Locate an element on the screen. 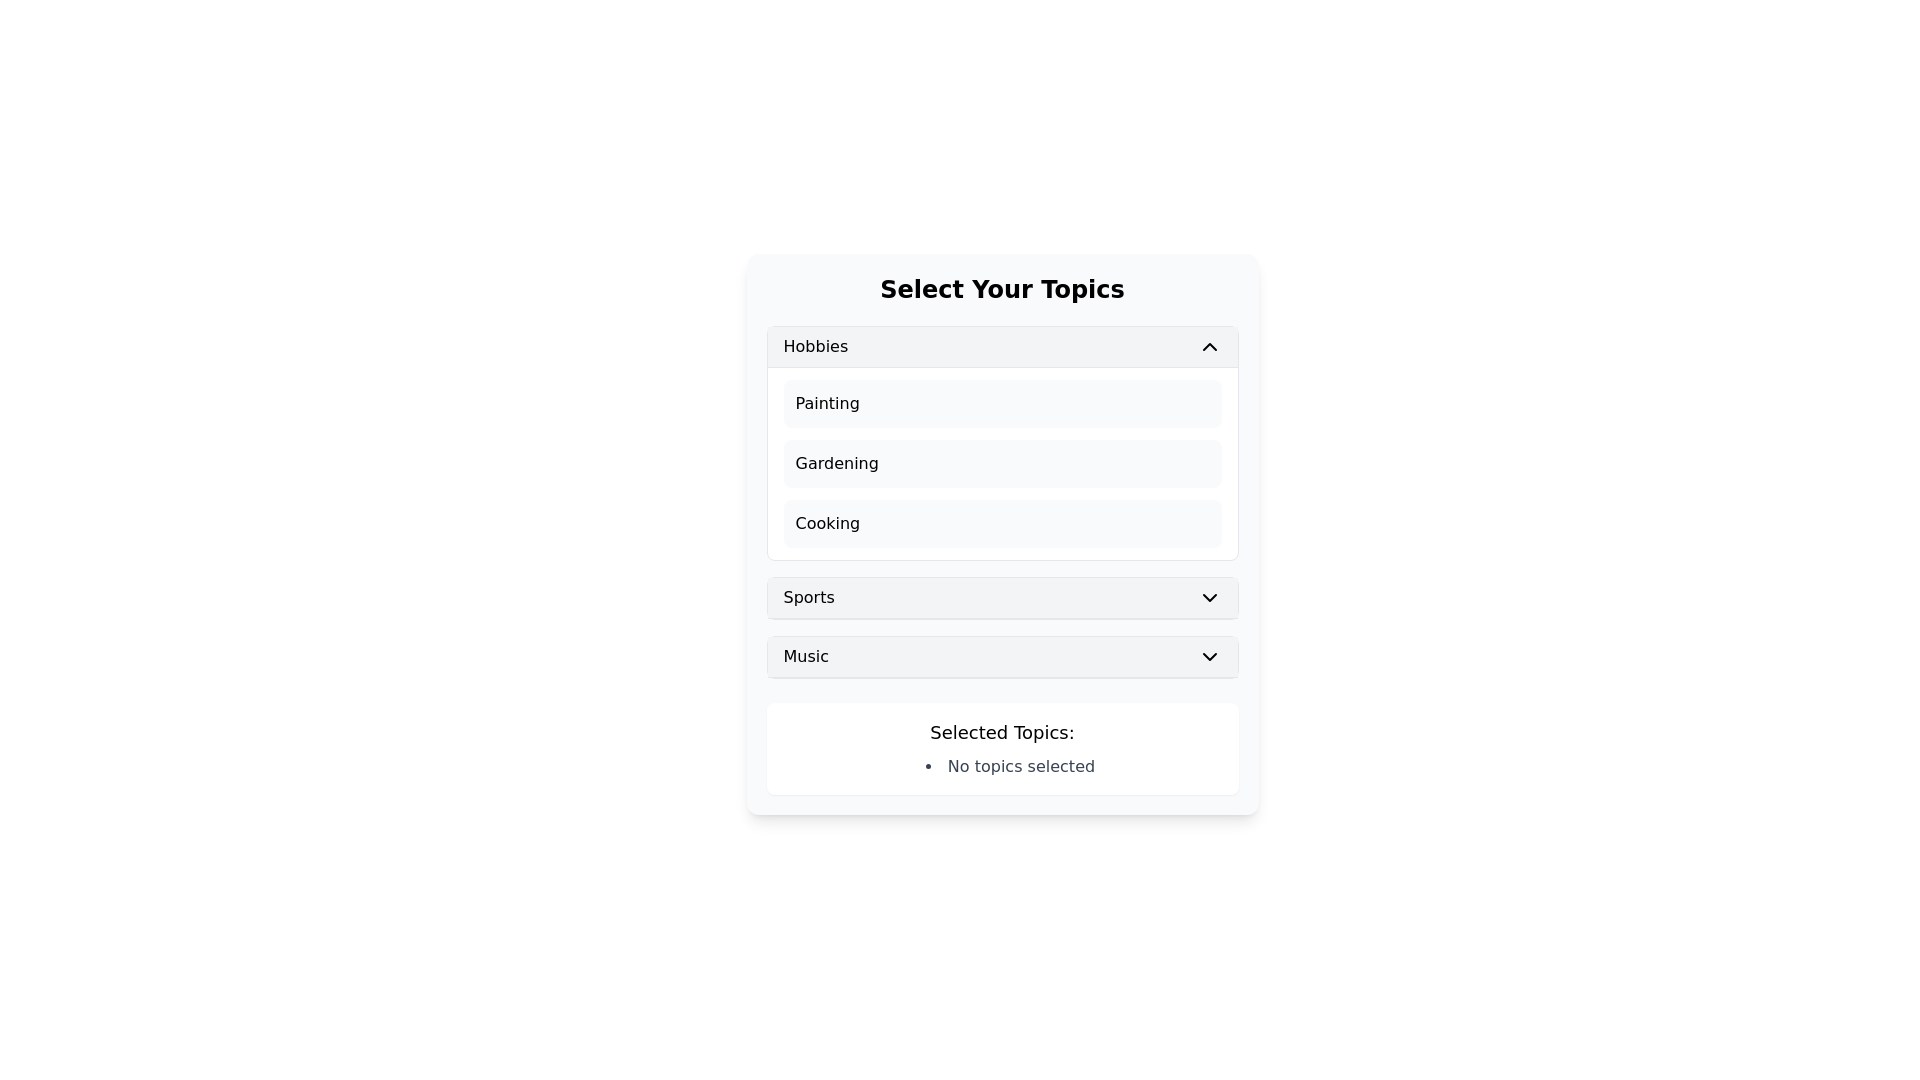 The height and width of the screenshot is (1080, 1920). keyboard navigation is located at coordinates (1002, 523).